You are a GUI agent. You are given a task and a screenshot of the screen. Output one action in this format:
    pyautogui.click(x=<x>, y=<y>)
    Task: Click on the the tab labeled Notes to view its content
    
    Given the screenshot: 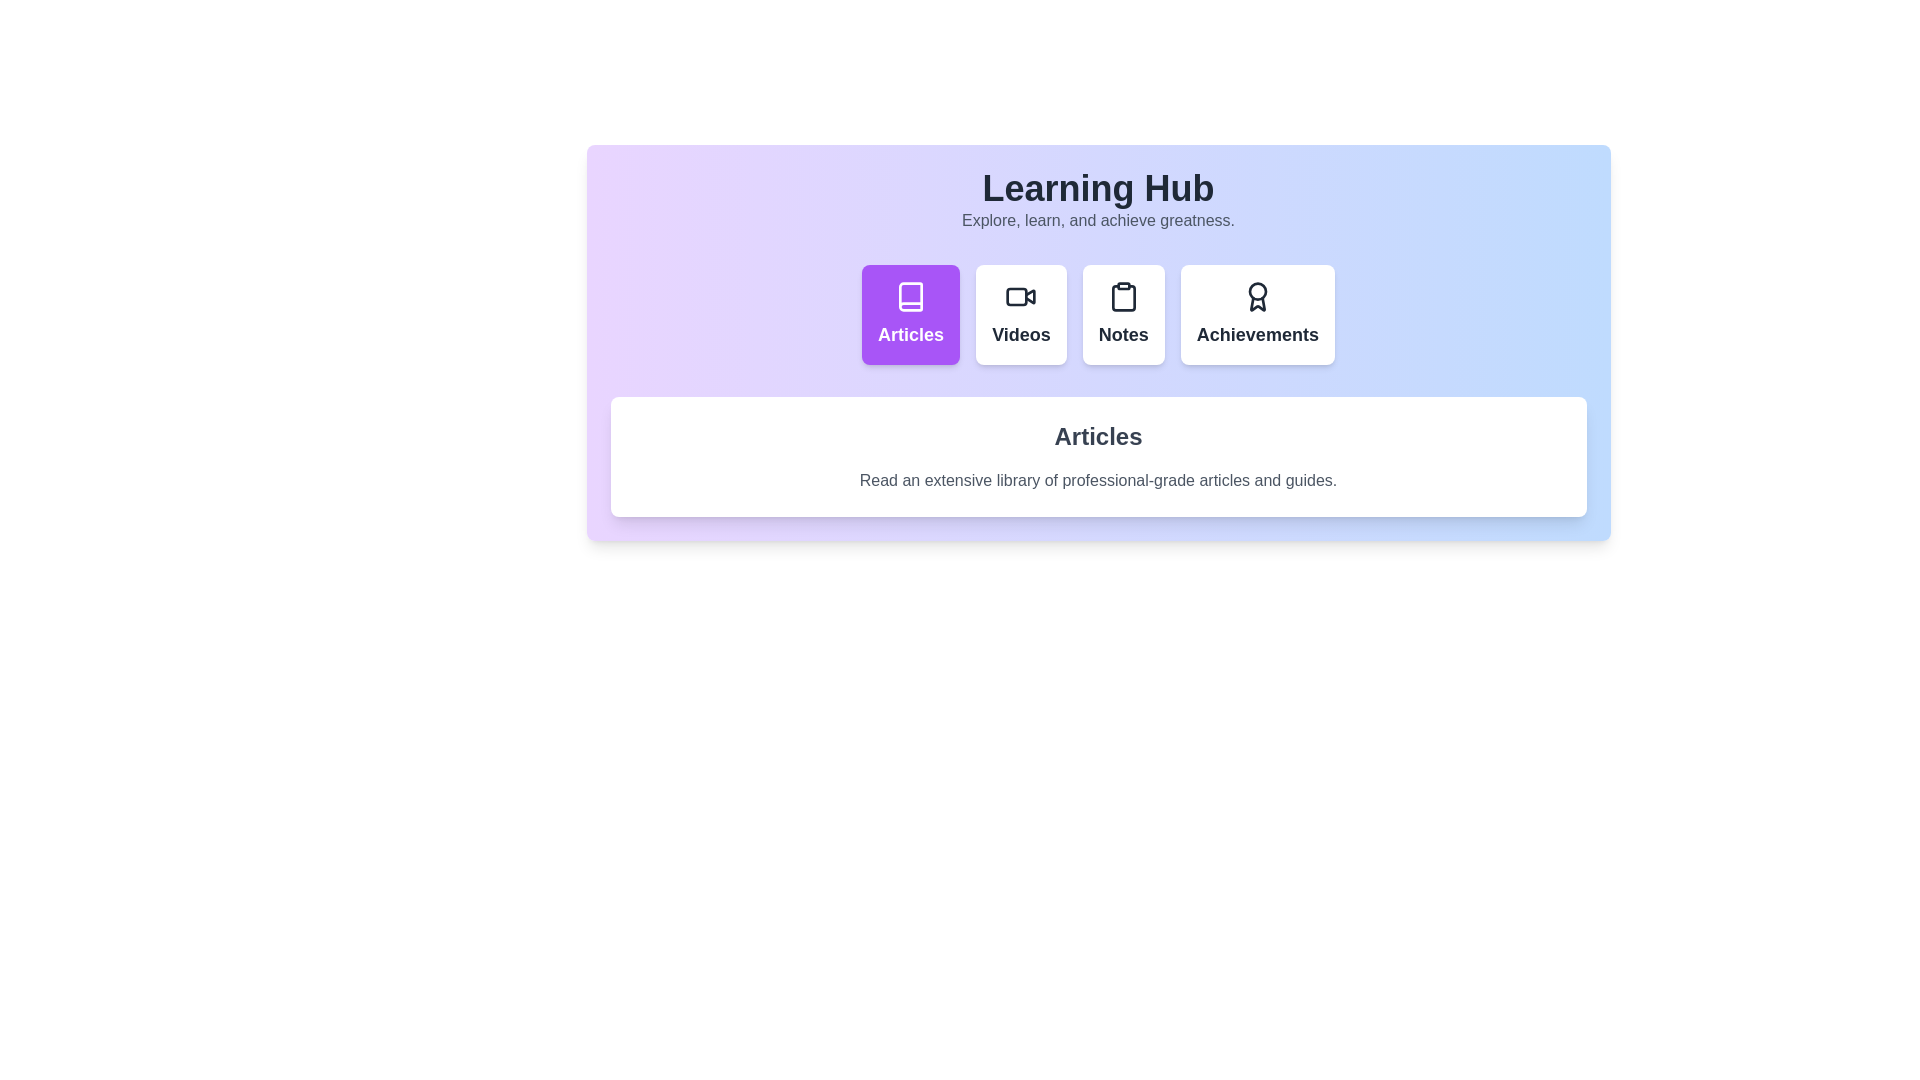 What is the action you would take?
    pyautogui.click(x=1123, y=315)
    